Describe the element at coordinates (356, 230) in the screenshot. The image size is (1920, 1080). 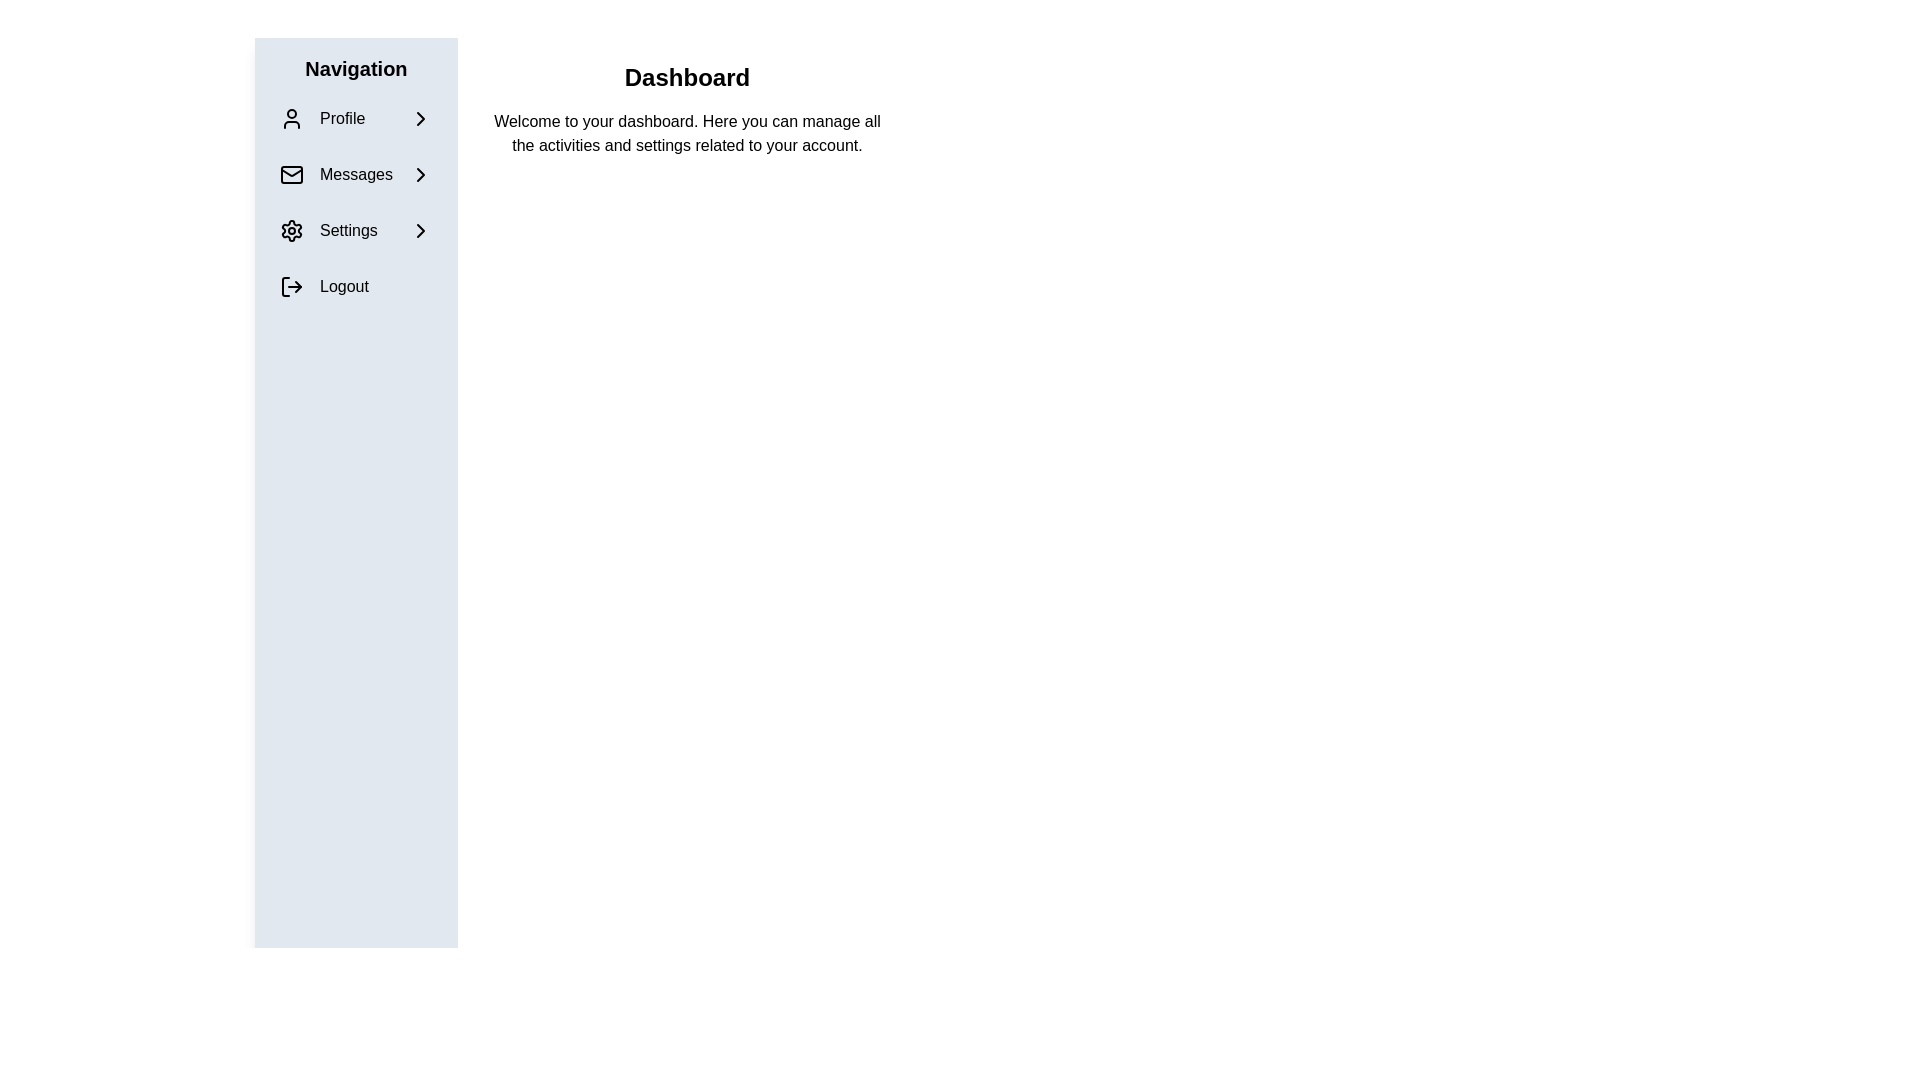
I see `the settings button, which is the third item in the vertical navigation menu` at that location.